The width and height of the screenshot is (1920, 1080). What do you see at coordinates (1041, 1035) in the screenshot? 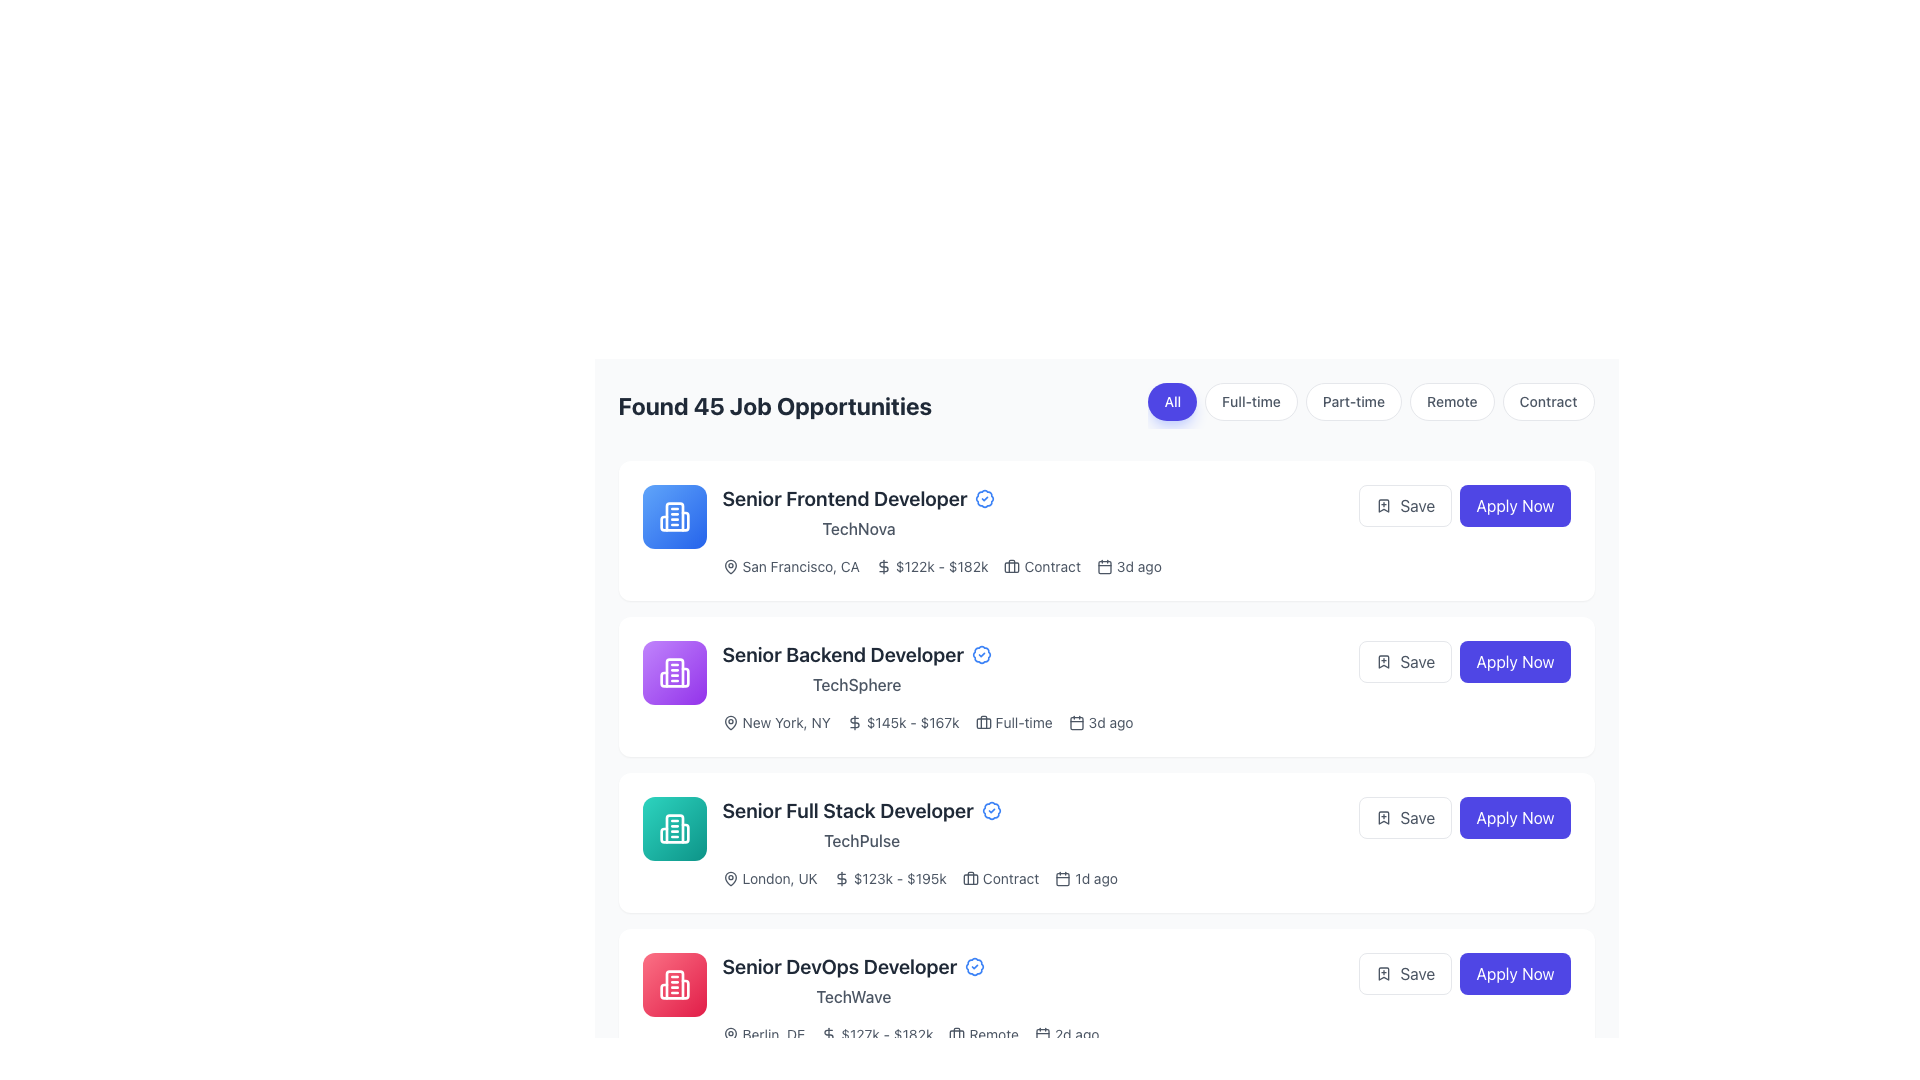
I see `the calendar icon that signifies job posting dates or deadlines, located within a job posting entry` at bounding box center [1041, 1035].